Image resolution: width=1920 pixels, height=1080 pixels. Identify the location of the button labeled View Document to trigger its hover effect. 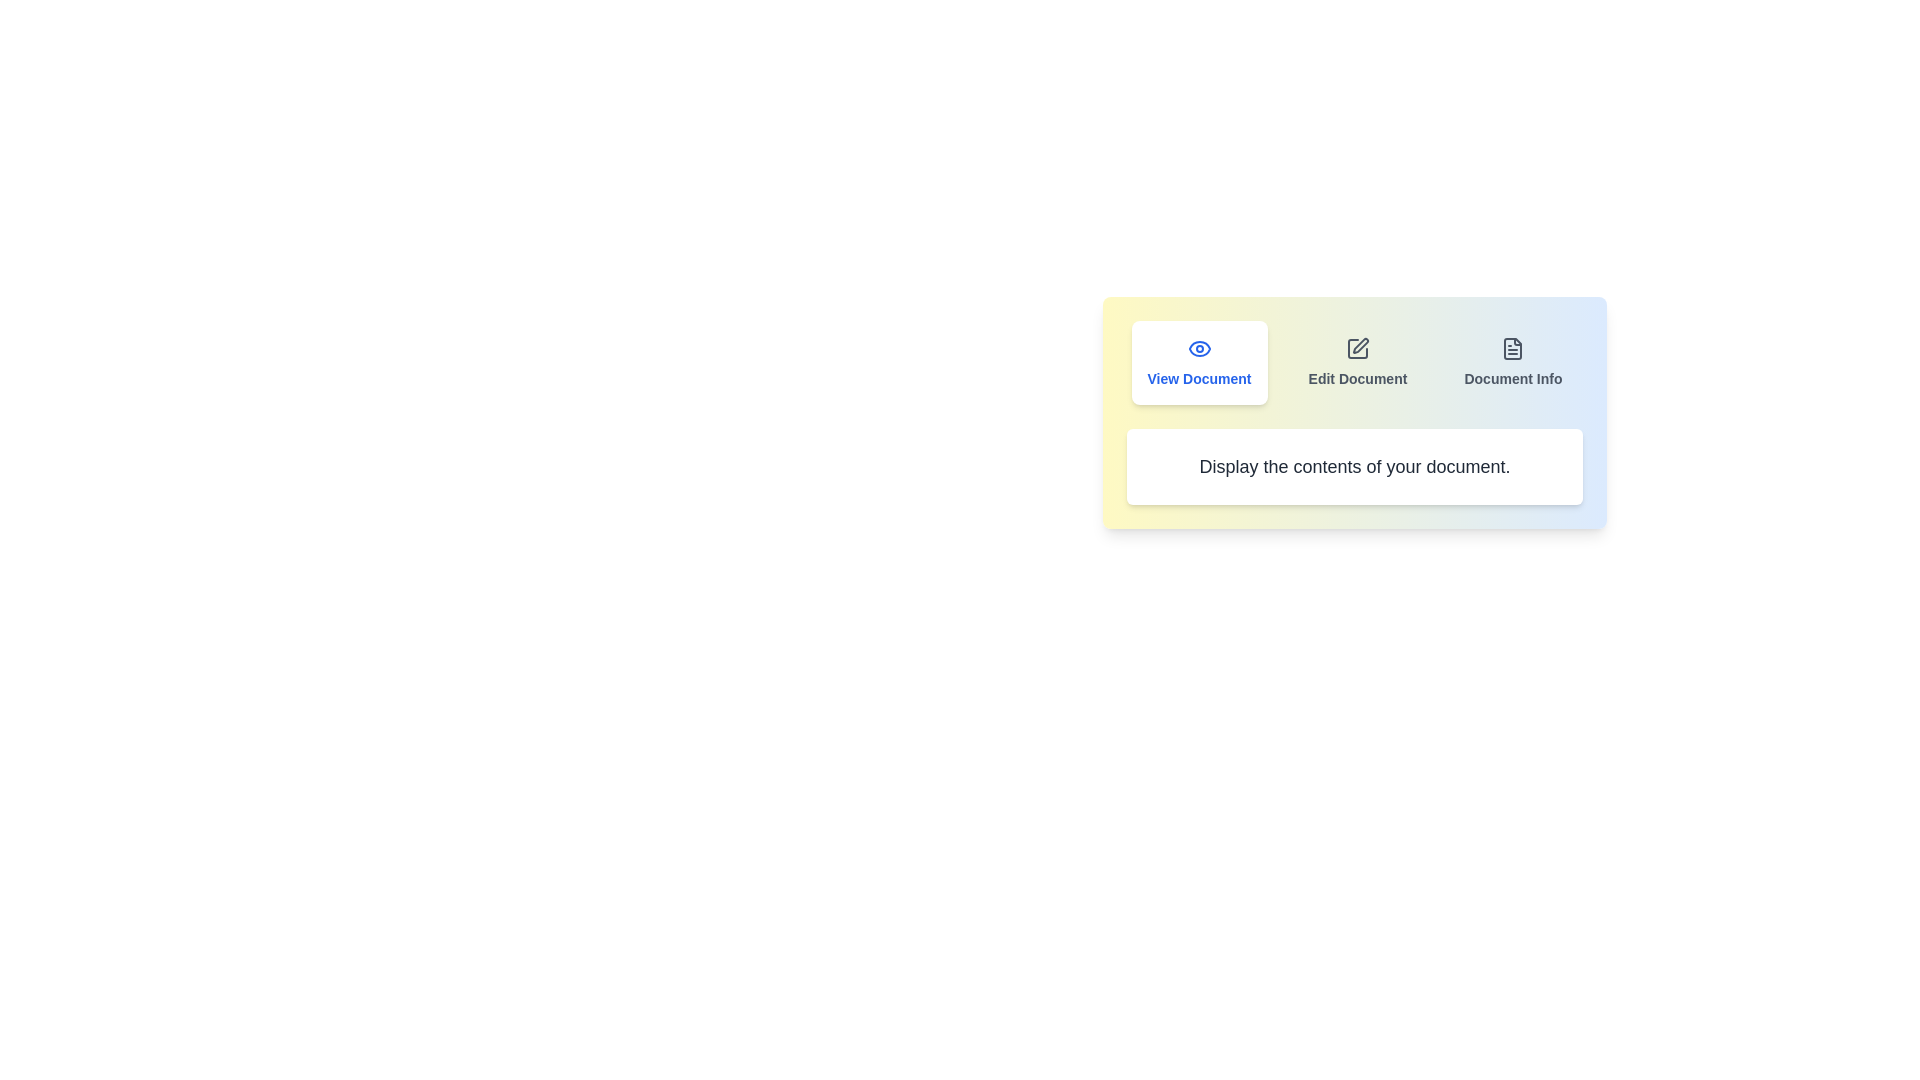
(1199, 362).